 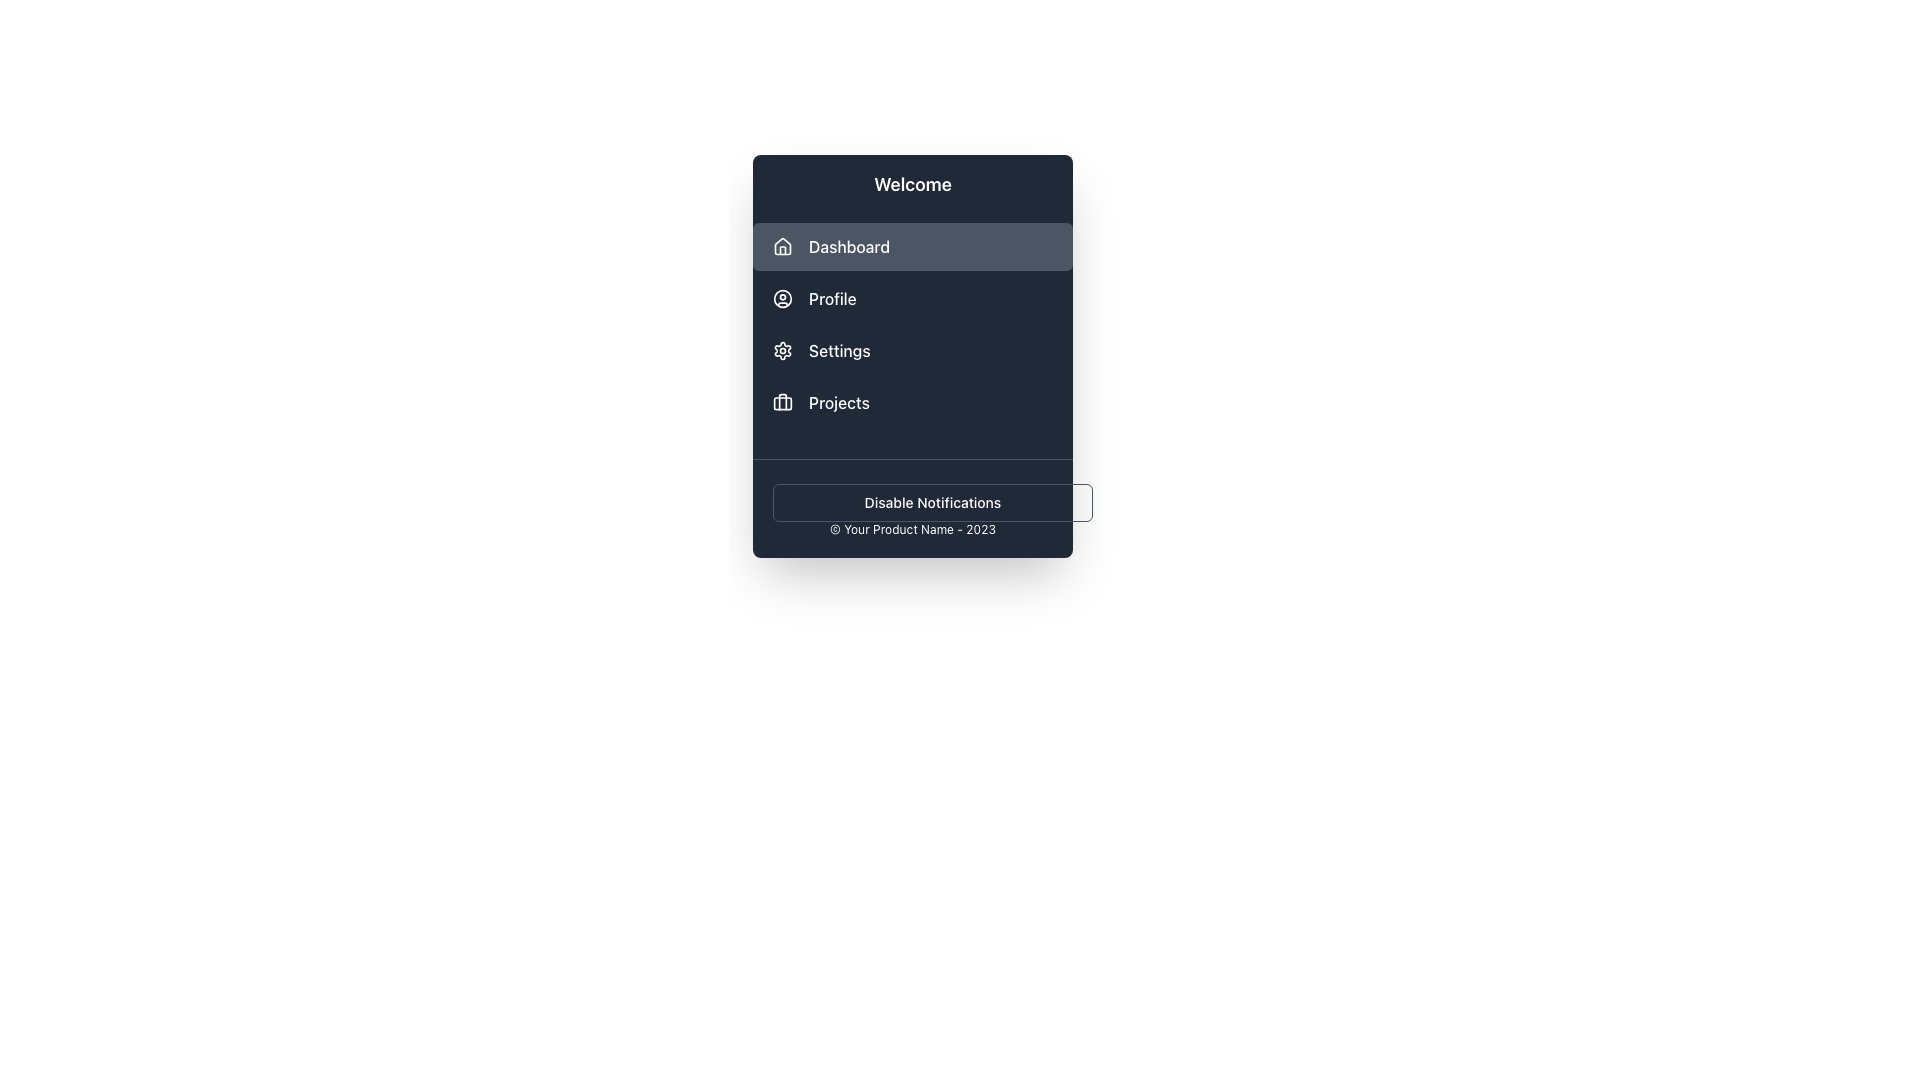 What do you see at coordinates (849, 245) in the screenshot?
I see `text label displaying 'Dashboard' which is light-colored and positioned to the right of a house icon in the vertical sidebar` at bounding box center [849, 245].